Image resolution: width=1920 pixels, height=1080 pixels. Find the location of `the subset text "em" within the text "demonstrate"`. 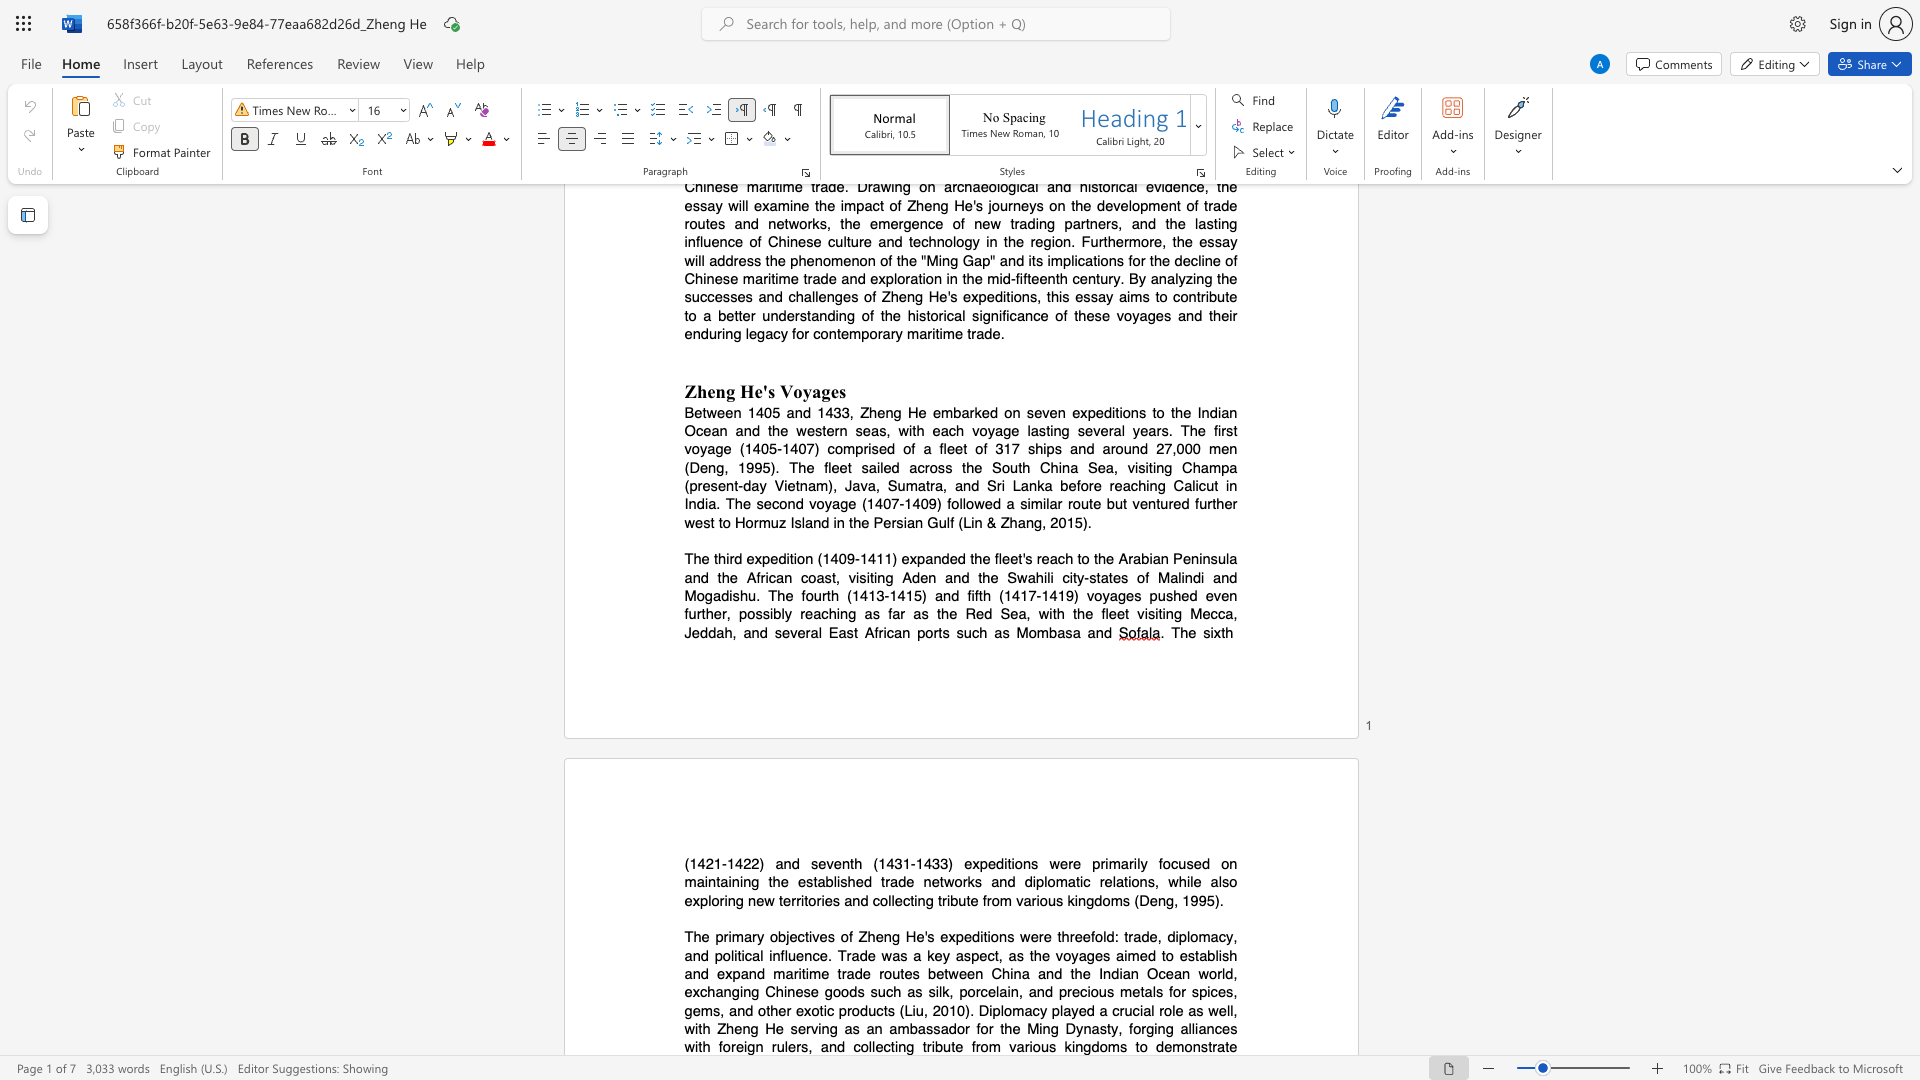

the subset text "em" within the text "demonstrate" is located at coordinates (1164, 1046).